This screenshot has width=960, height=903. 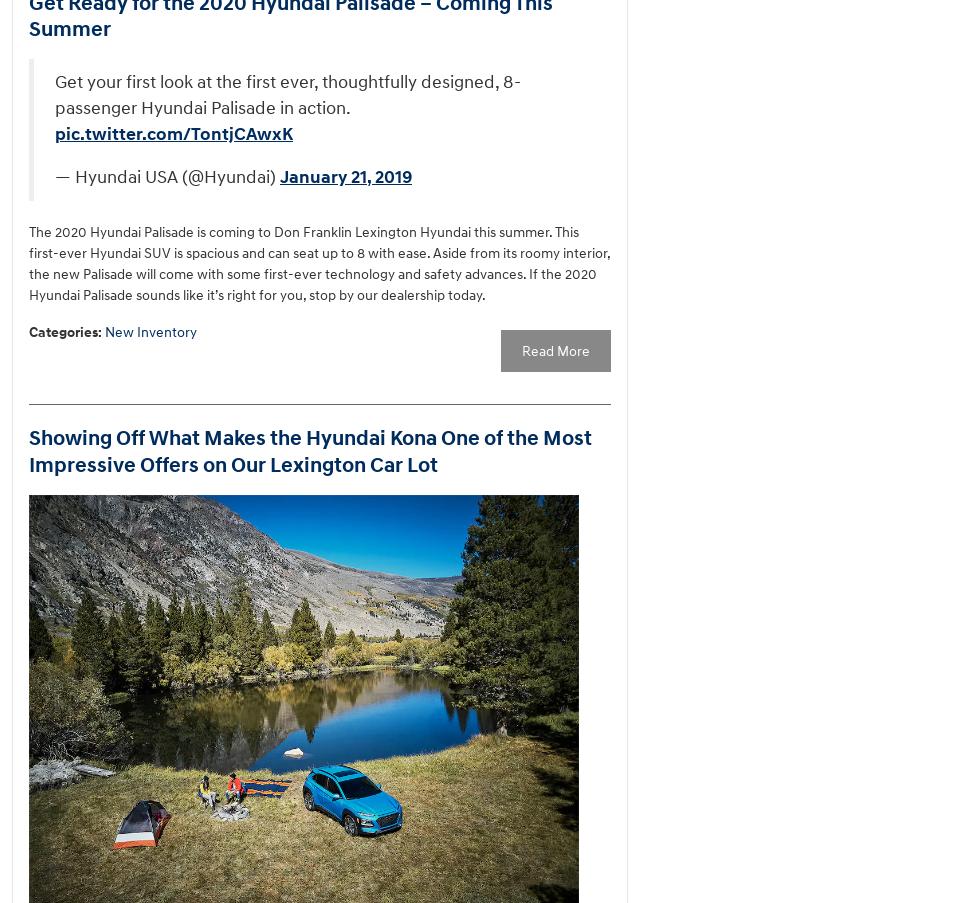 What do you see at coordinates (287, 95) in the screenshot?
I see `'Get your first look at the first ever, thoughtfully designed, 8-passenger Hyundai Palisade in action.'` at bounding box center [287, 95].